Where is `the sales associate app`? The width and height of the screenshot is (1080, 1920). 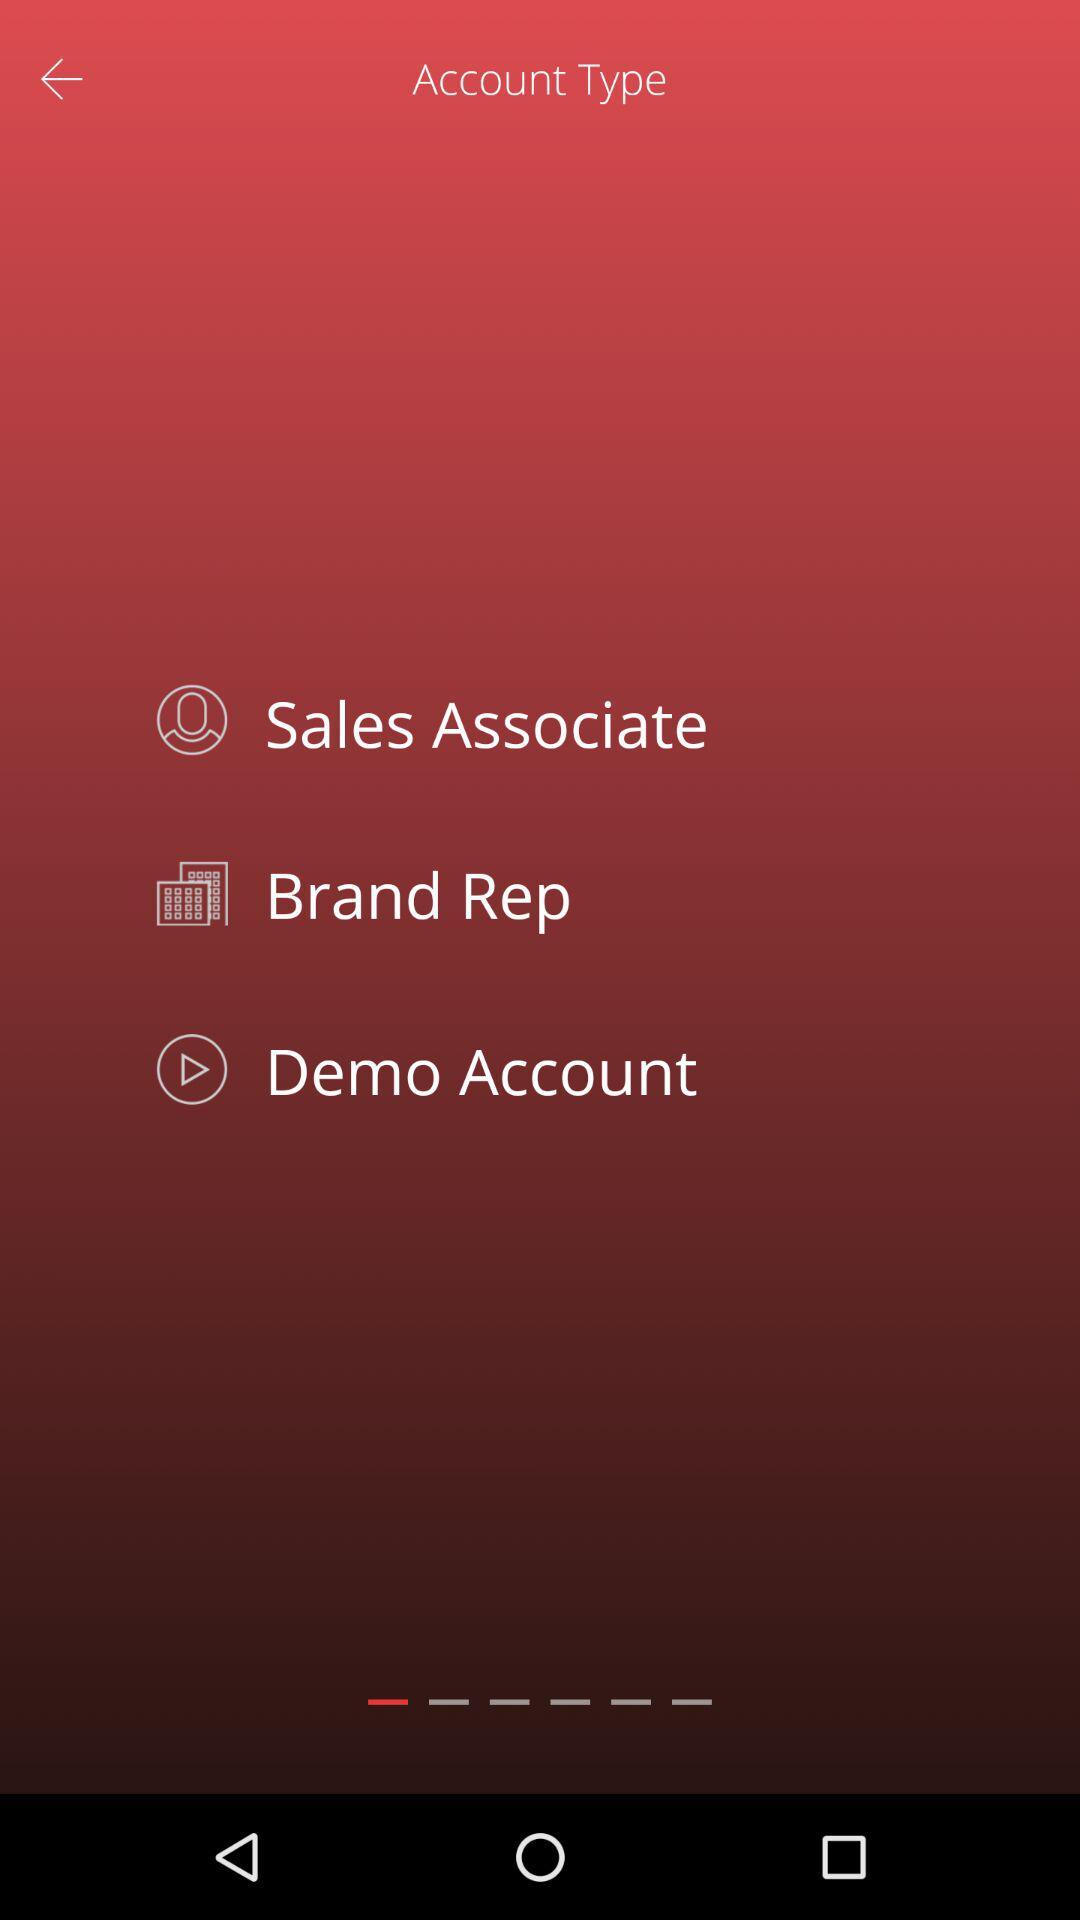 the sales associate app is located at coordinates (585, 720).